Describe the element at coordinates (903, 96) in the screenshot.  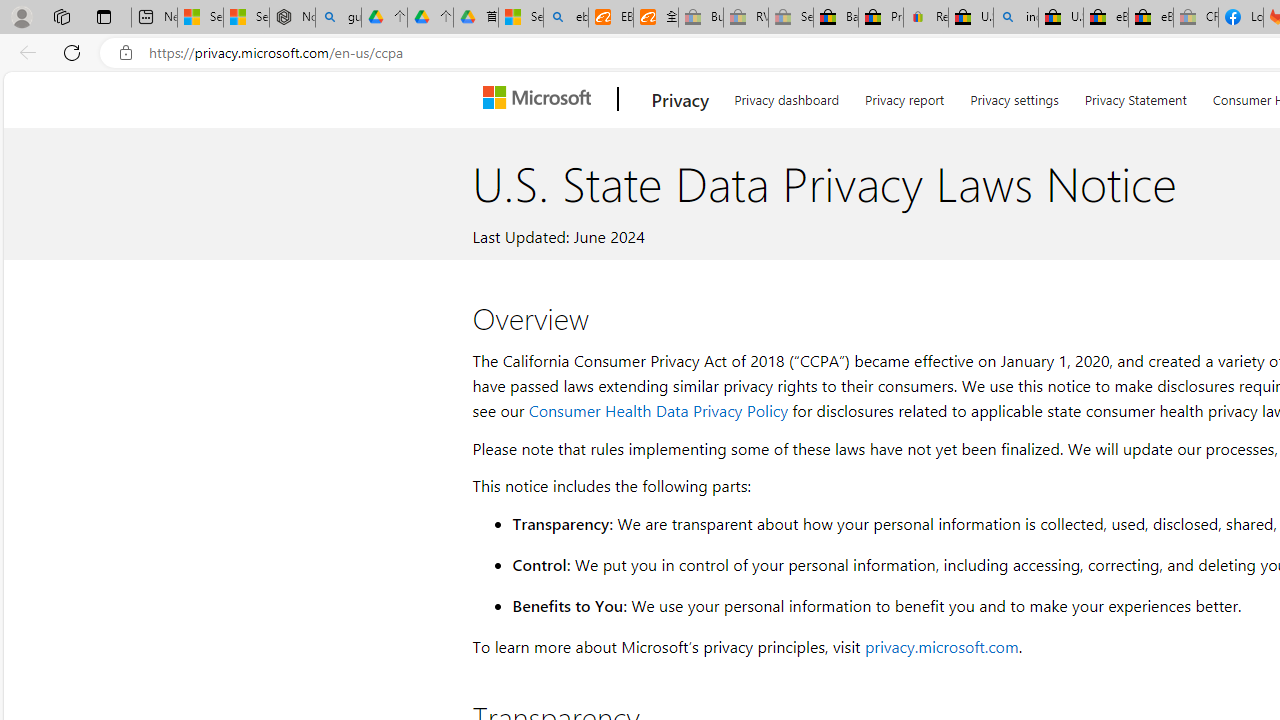
I see `'Privacy report'` at that location.